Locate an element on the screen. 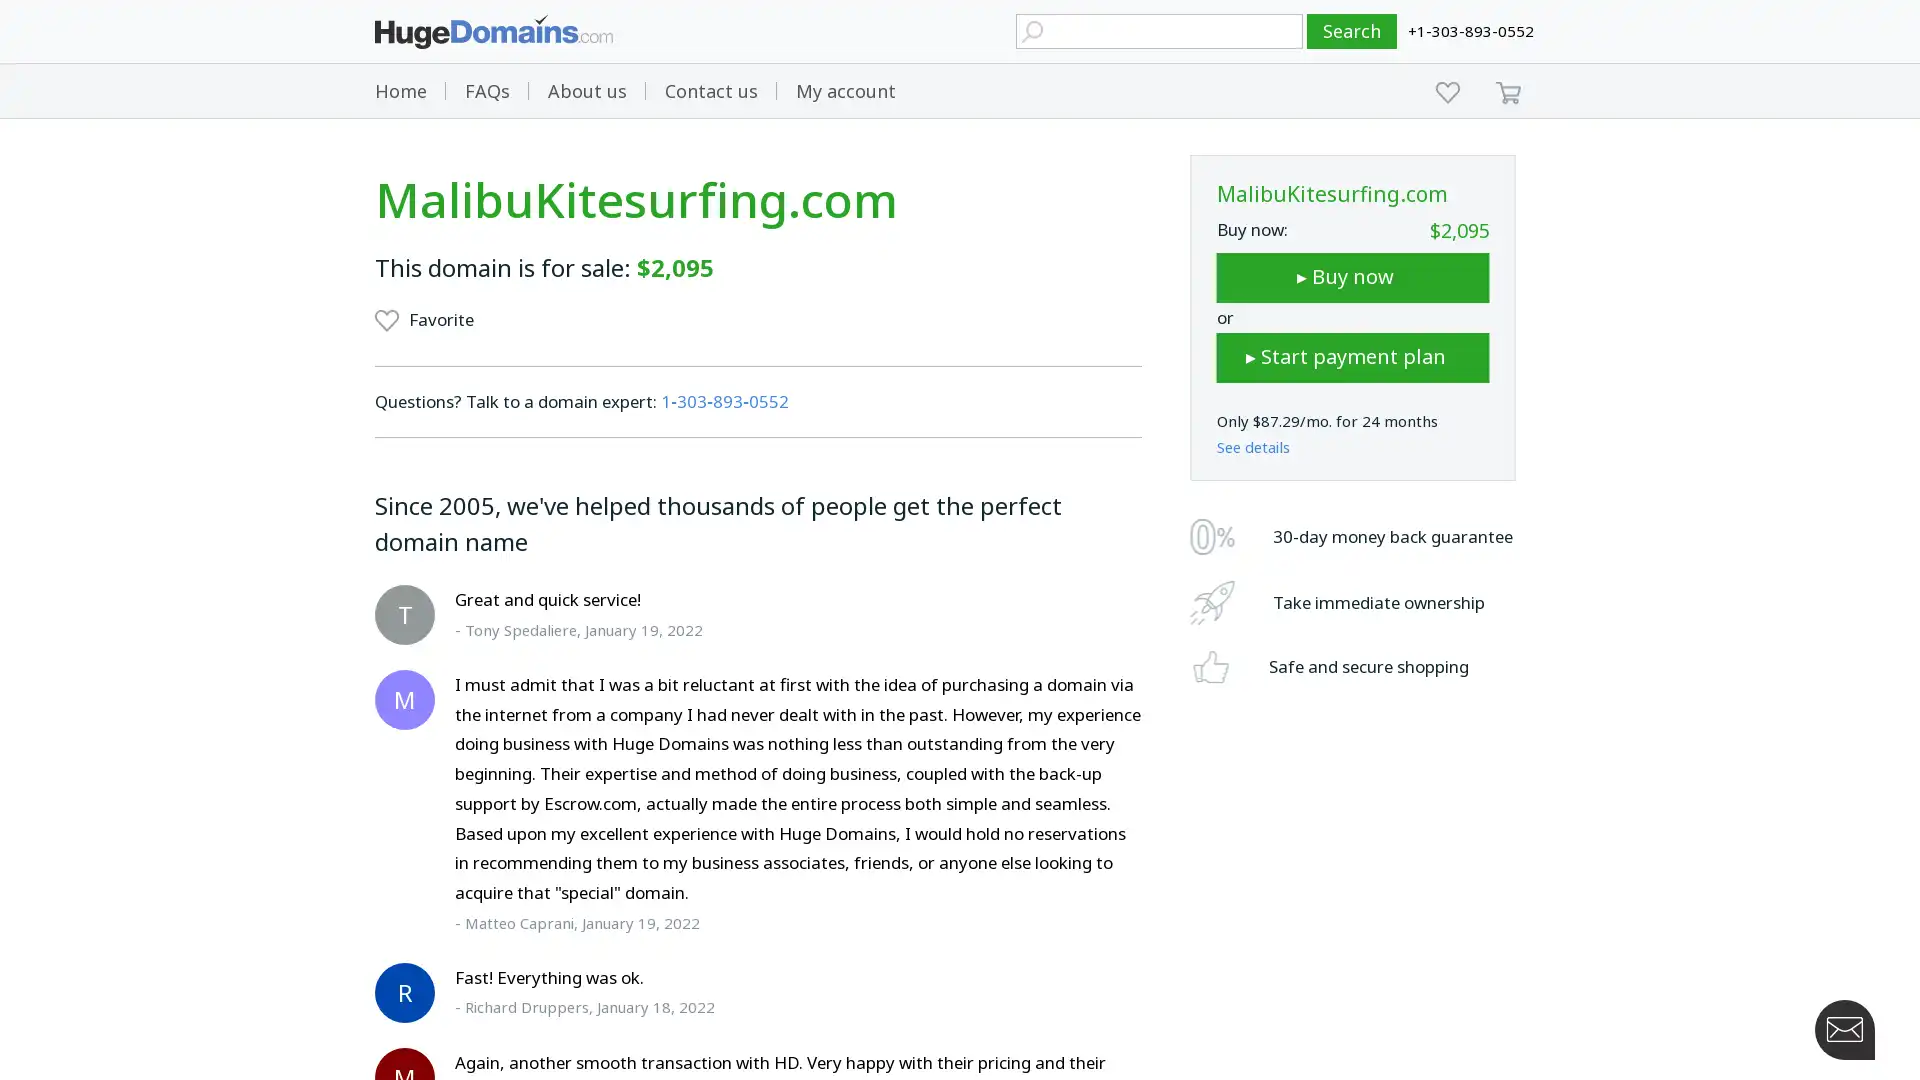 The height and width of the screenshot is (1080, 1920). Search is located at coordinates (1352, 31).